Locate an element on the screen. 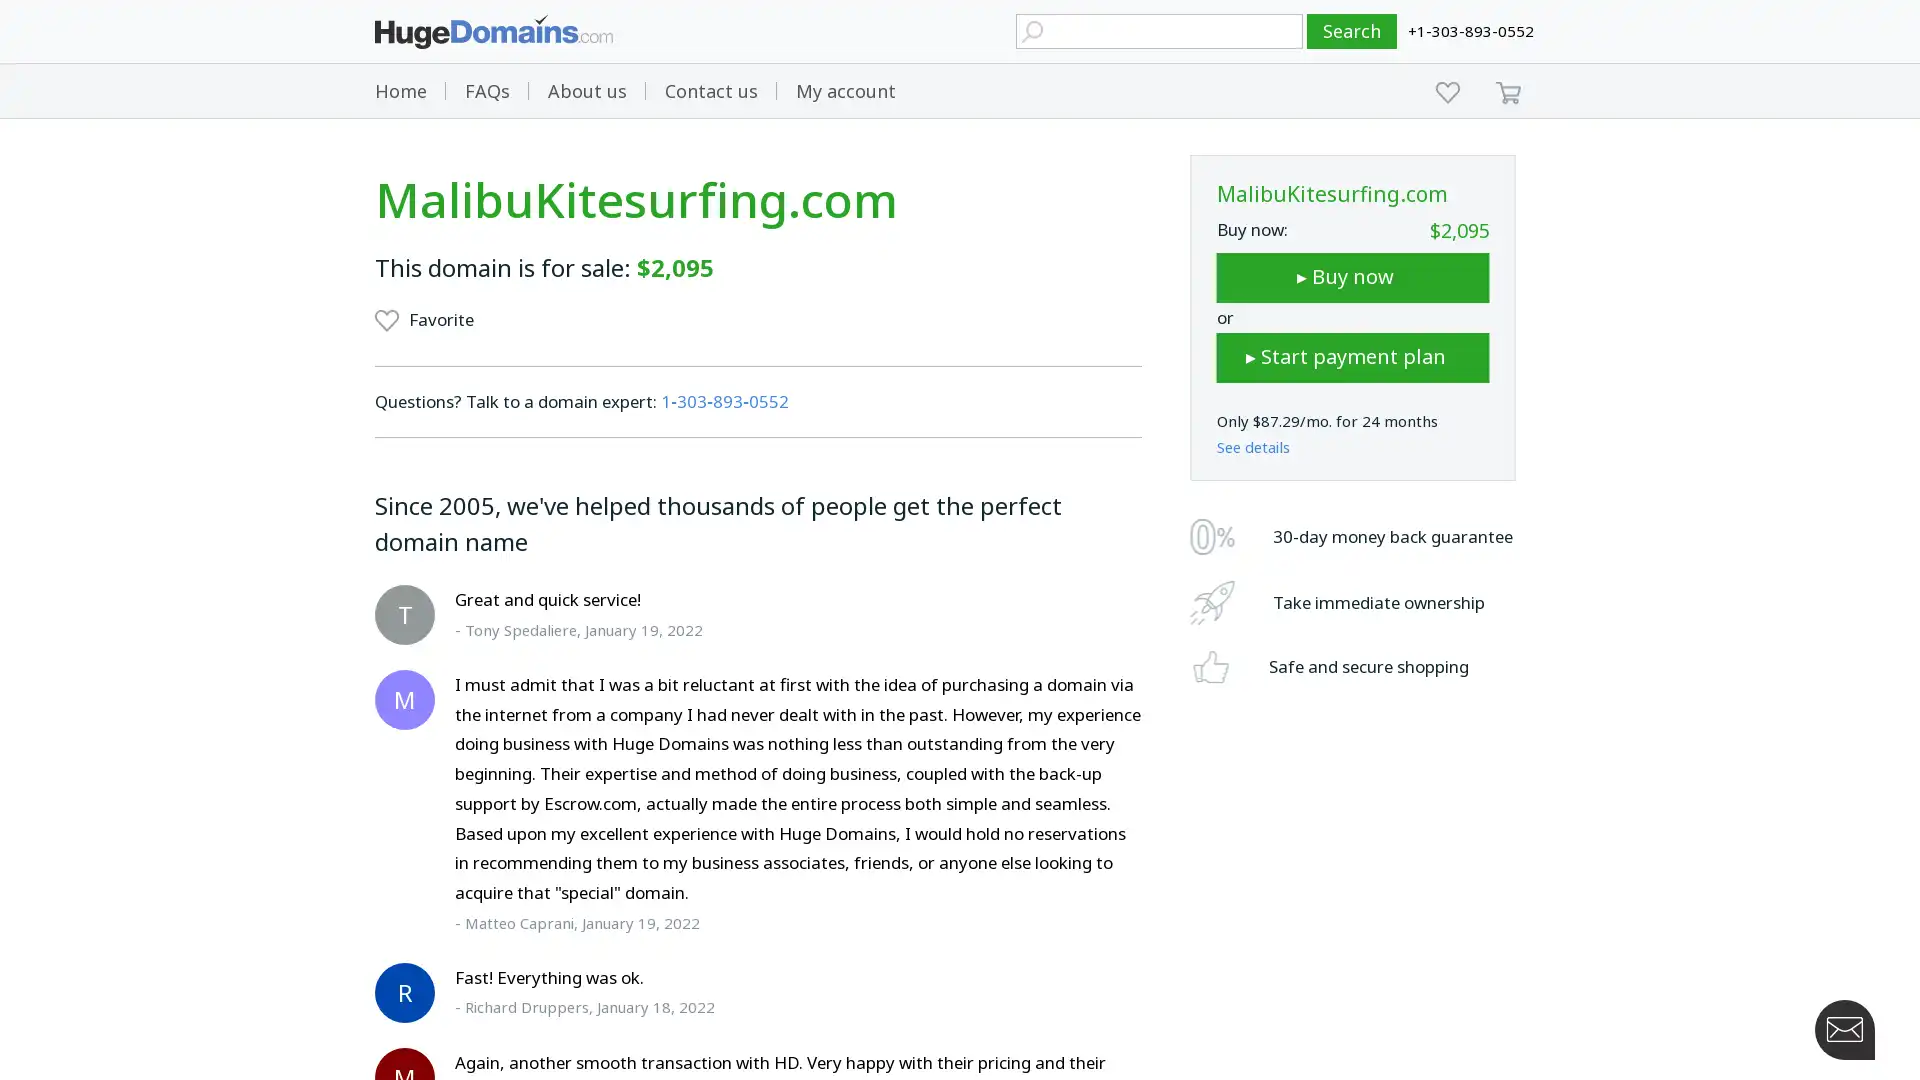 The height and width of the screenshot is (1080, 1920). Search is located at coordinates (1352, 31).